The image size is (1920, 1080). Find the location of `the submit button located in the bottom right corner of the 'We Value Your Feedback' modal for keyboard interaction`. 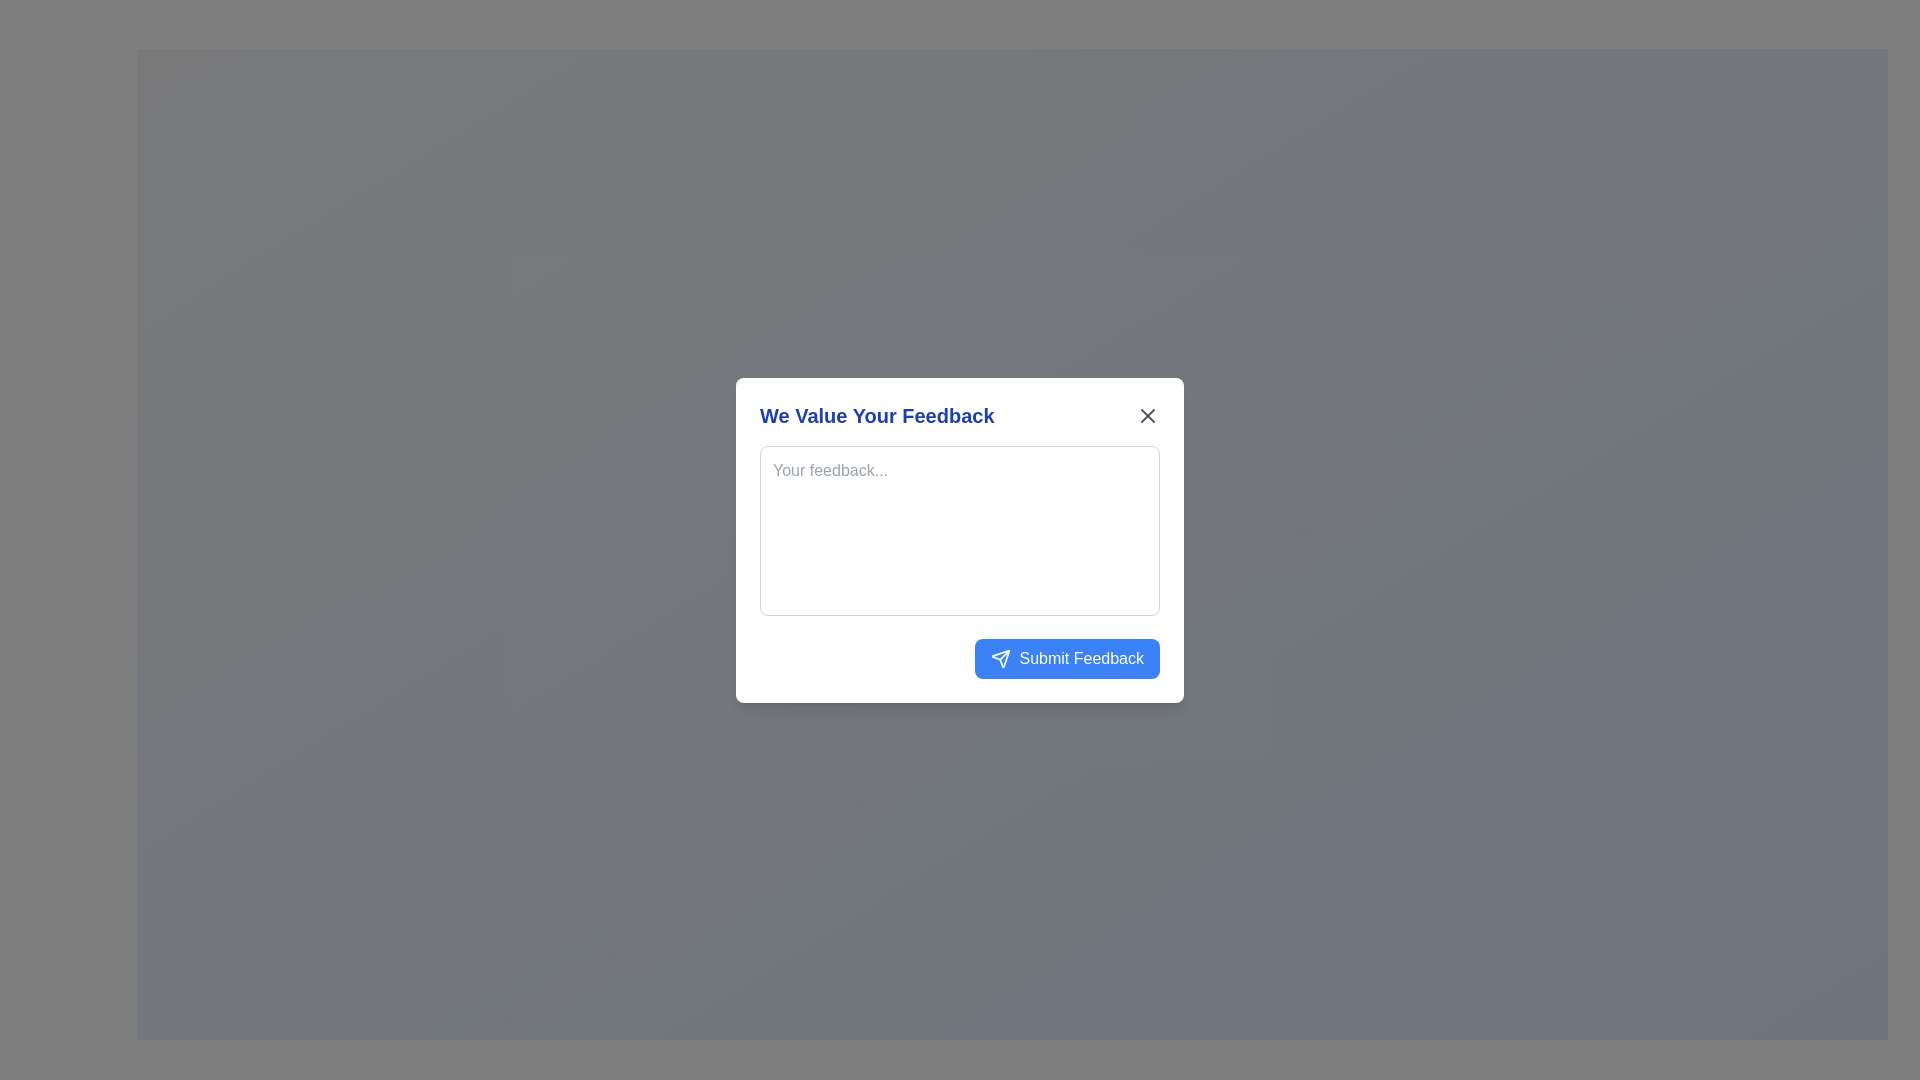

the submit button located in the bottom right corner of the 'We Value Your Feedback' modal for keyboard interaction is located at coordinates (960, 658).